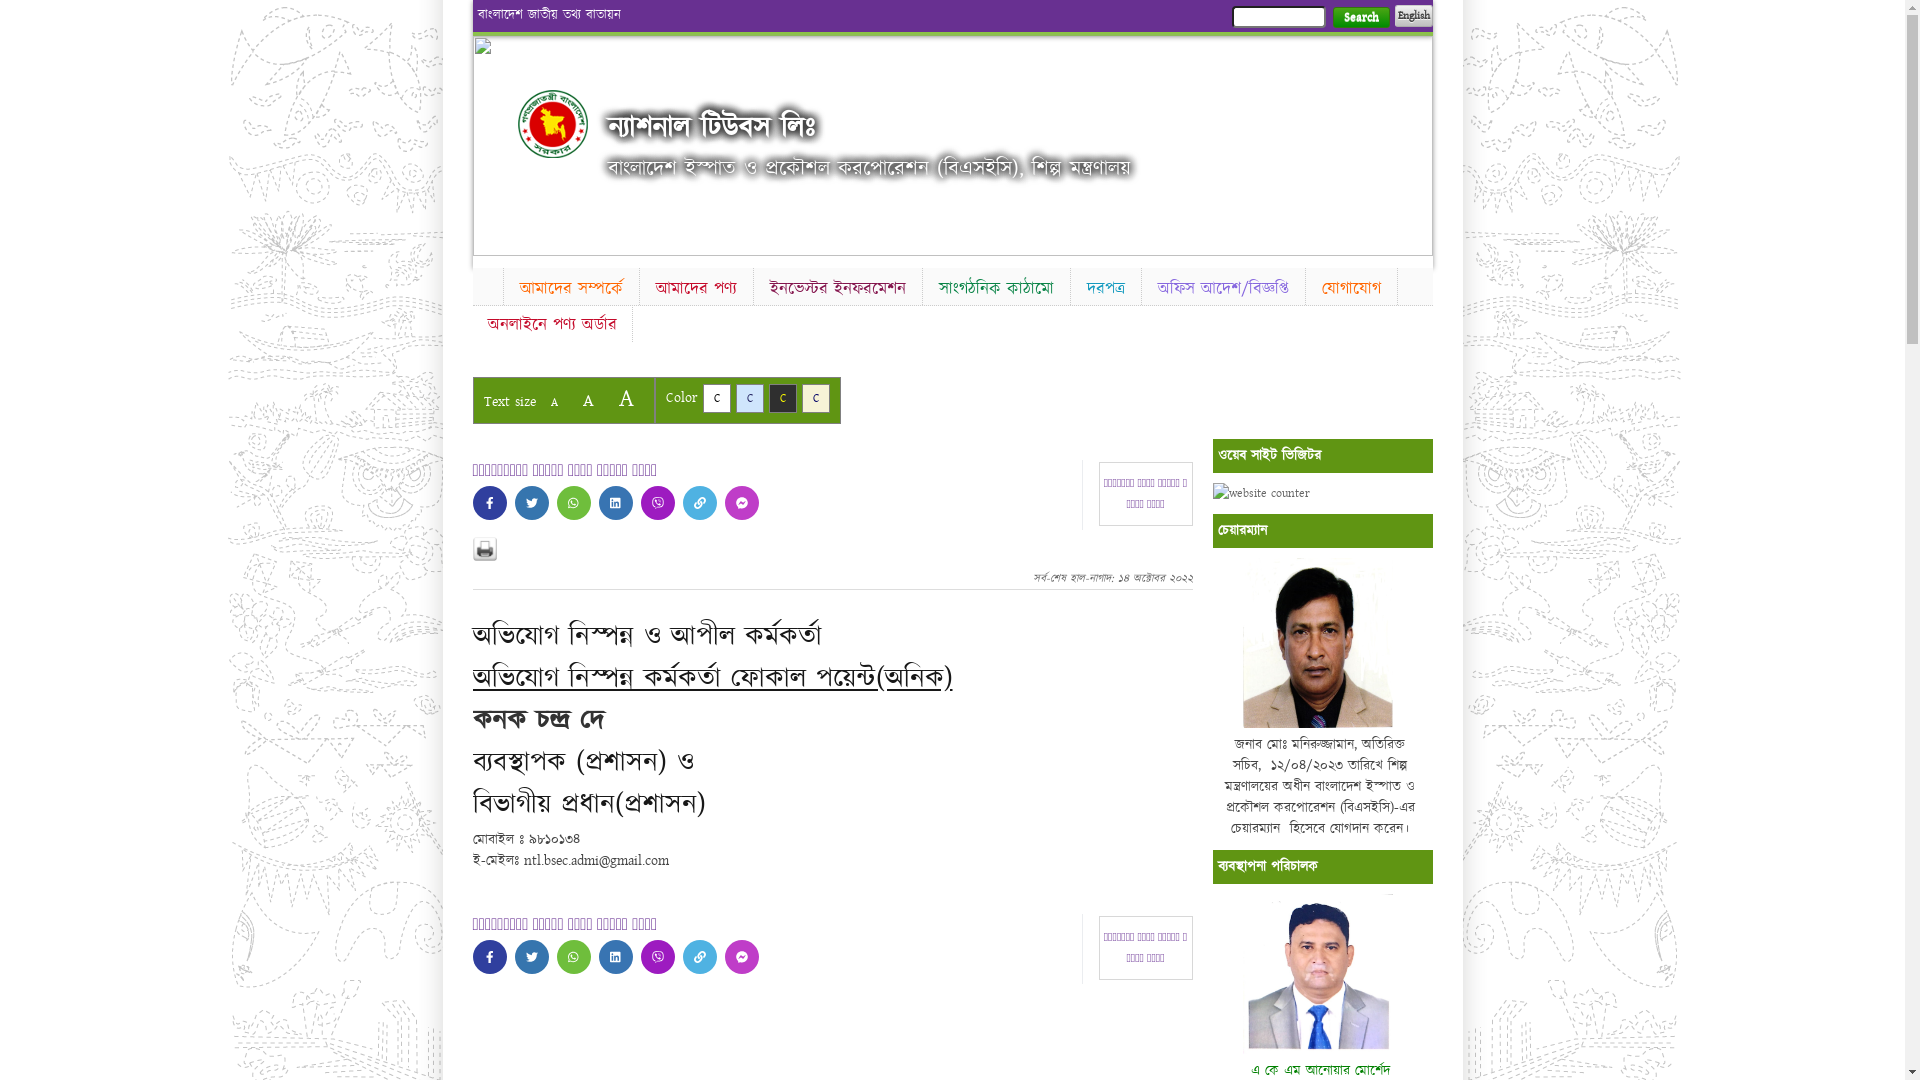 This screenshot has height=1080, width=1920. I want to click on 'Search', so click(1360, 17).